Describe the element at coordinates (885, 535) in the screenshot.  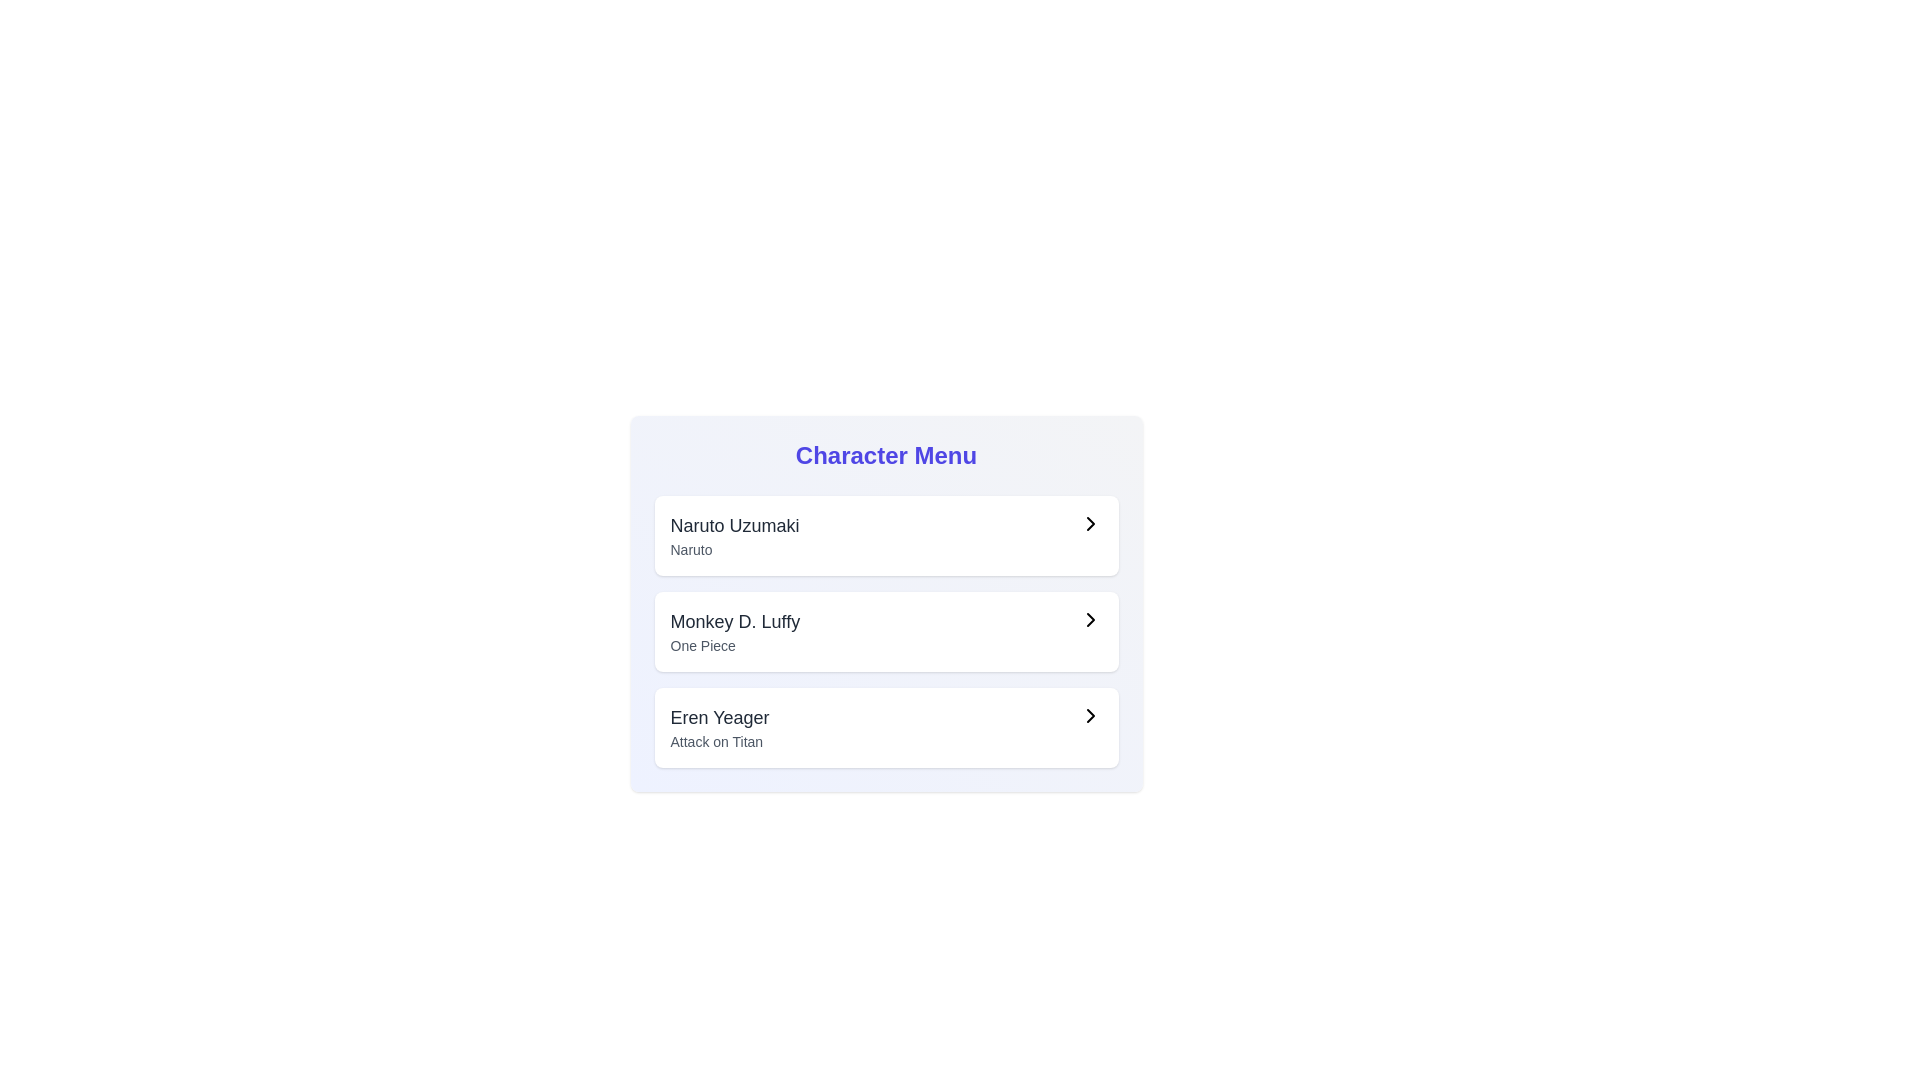
I see `the first selectable option in the 'Character Menu'` at that location.